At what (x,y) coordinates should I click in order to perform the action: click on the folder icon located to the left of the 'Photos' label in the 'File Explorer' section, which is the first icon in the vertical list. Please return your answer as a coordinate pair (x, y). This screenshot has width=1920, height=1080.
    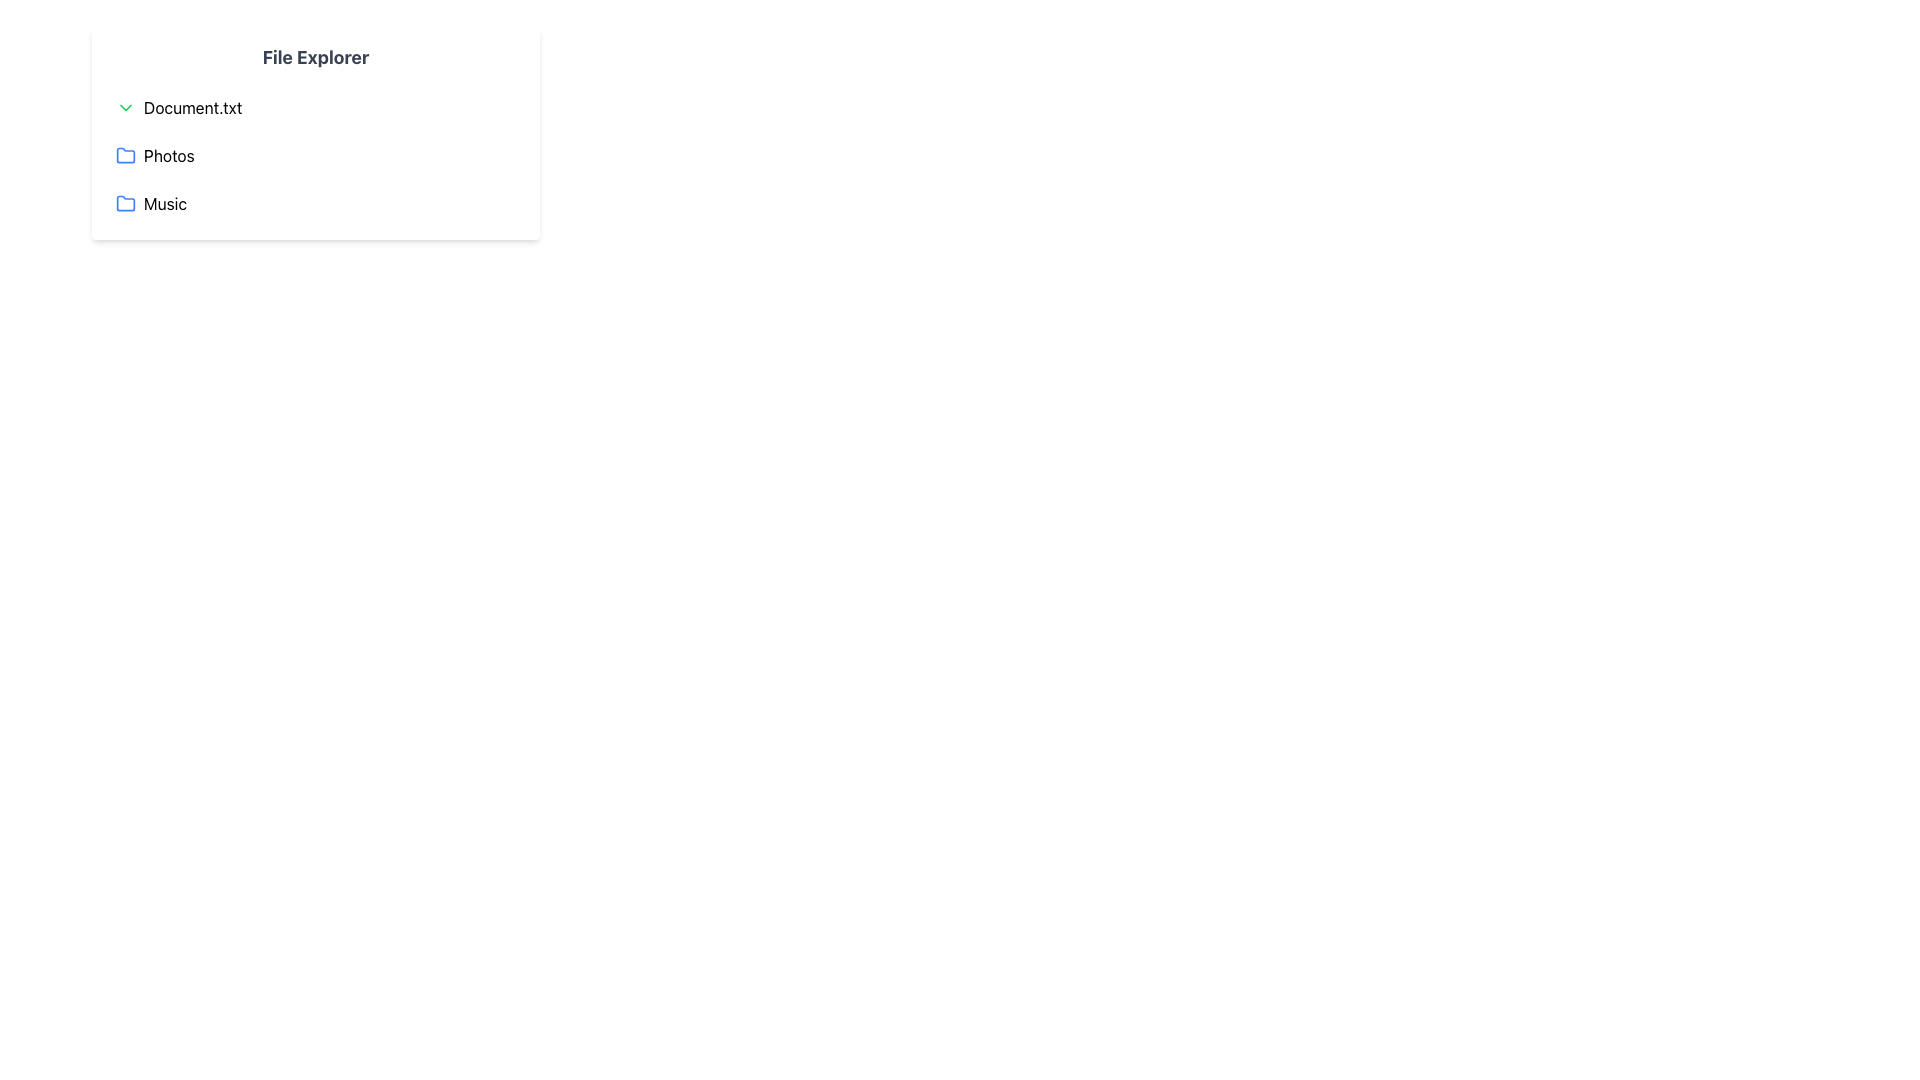
    Looking at the image, I should click on (124, 154).